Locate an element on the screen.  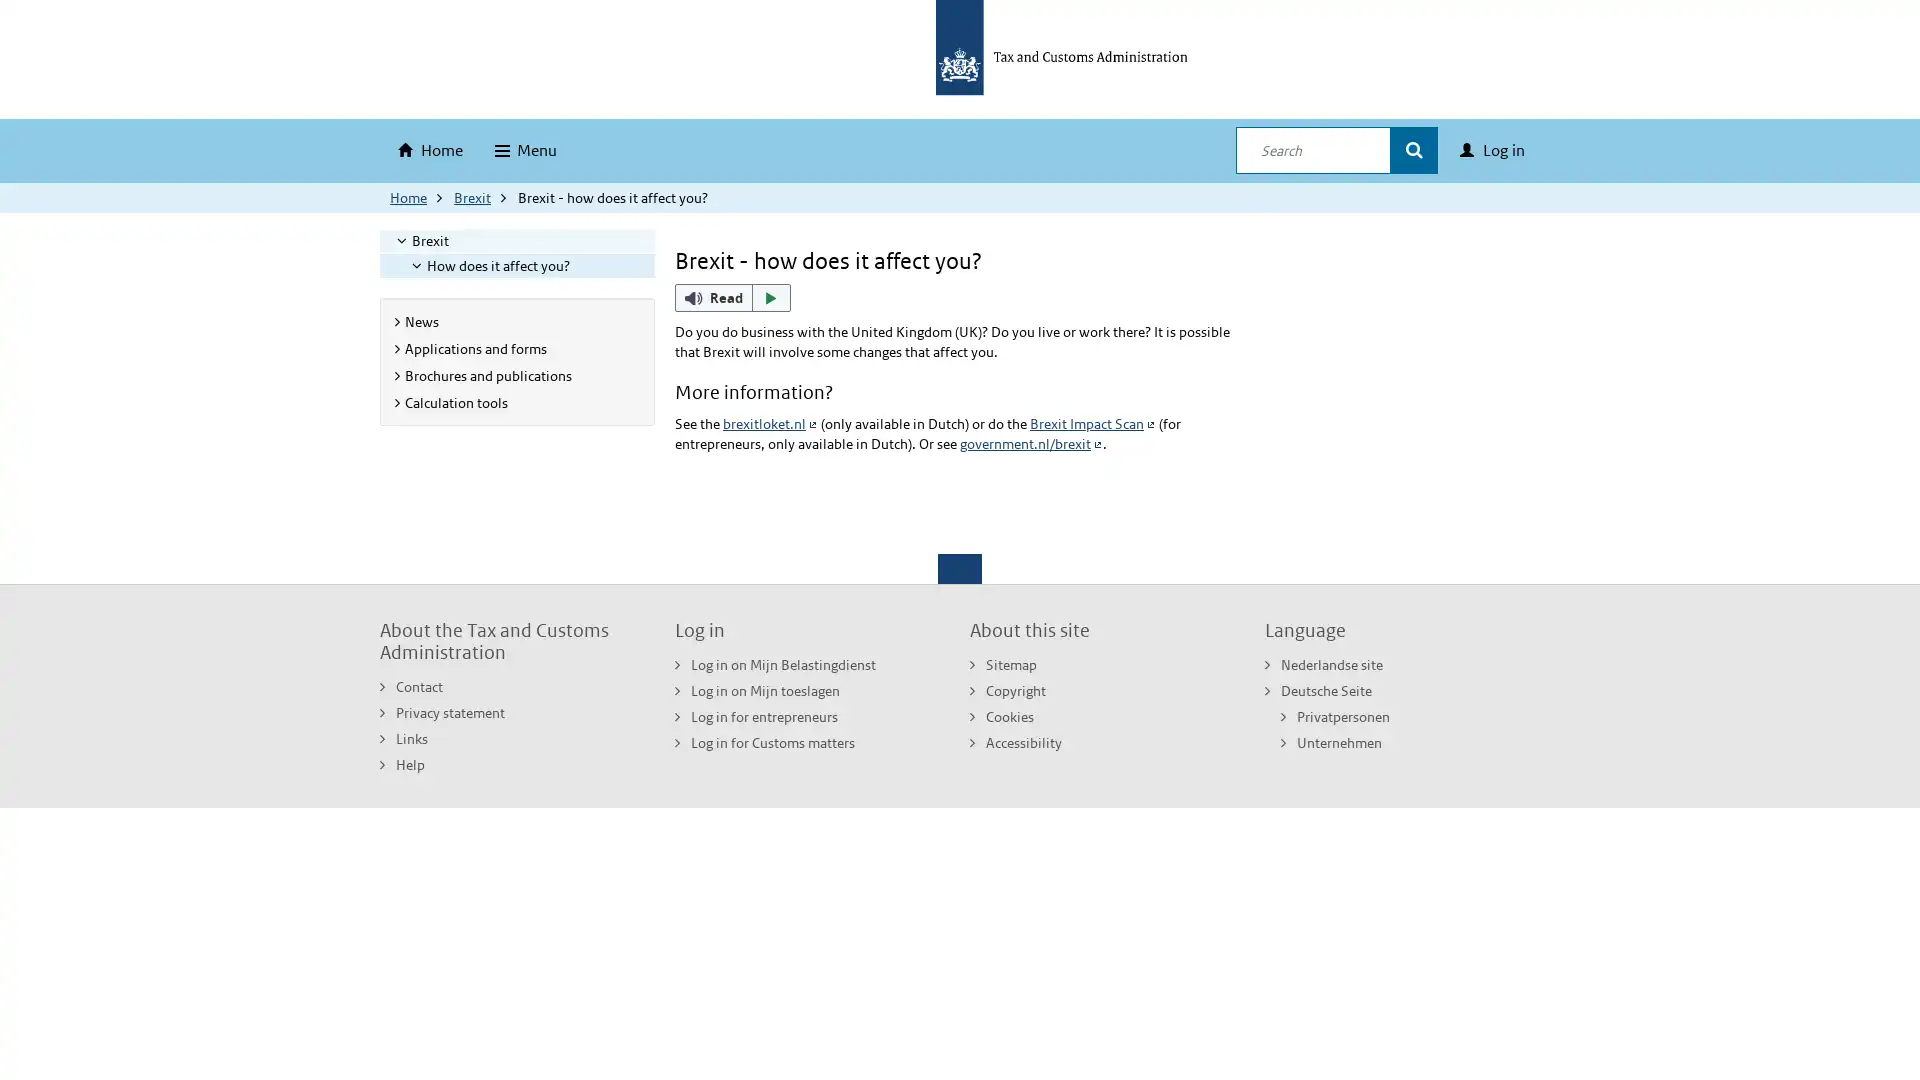
ReadSpeaker webReader: Listen with webReader is located at coordinates (732, 297).